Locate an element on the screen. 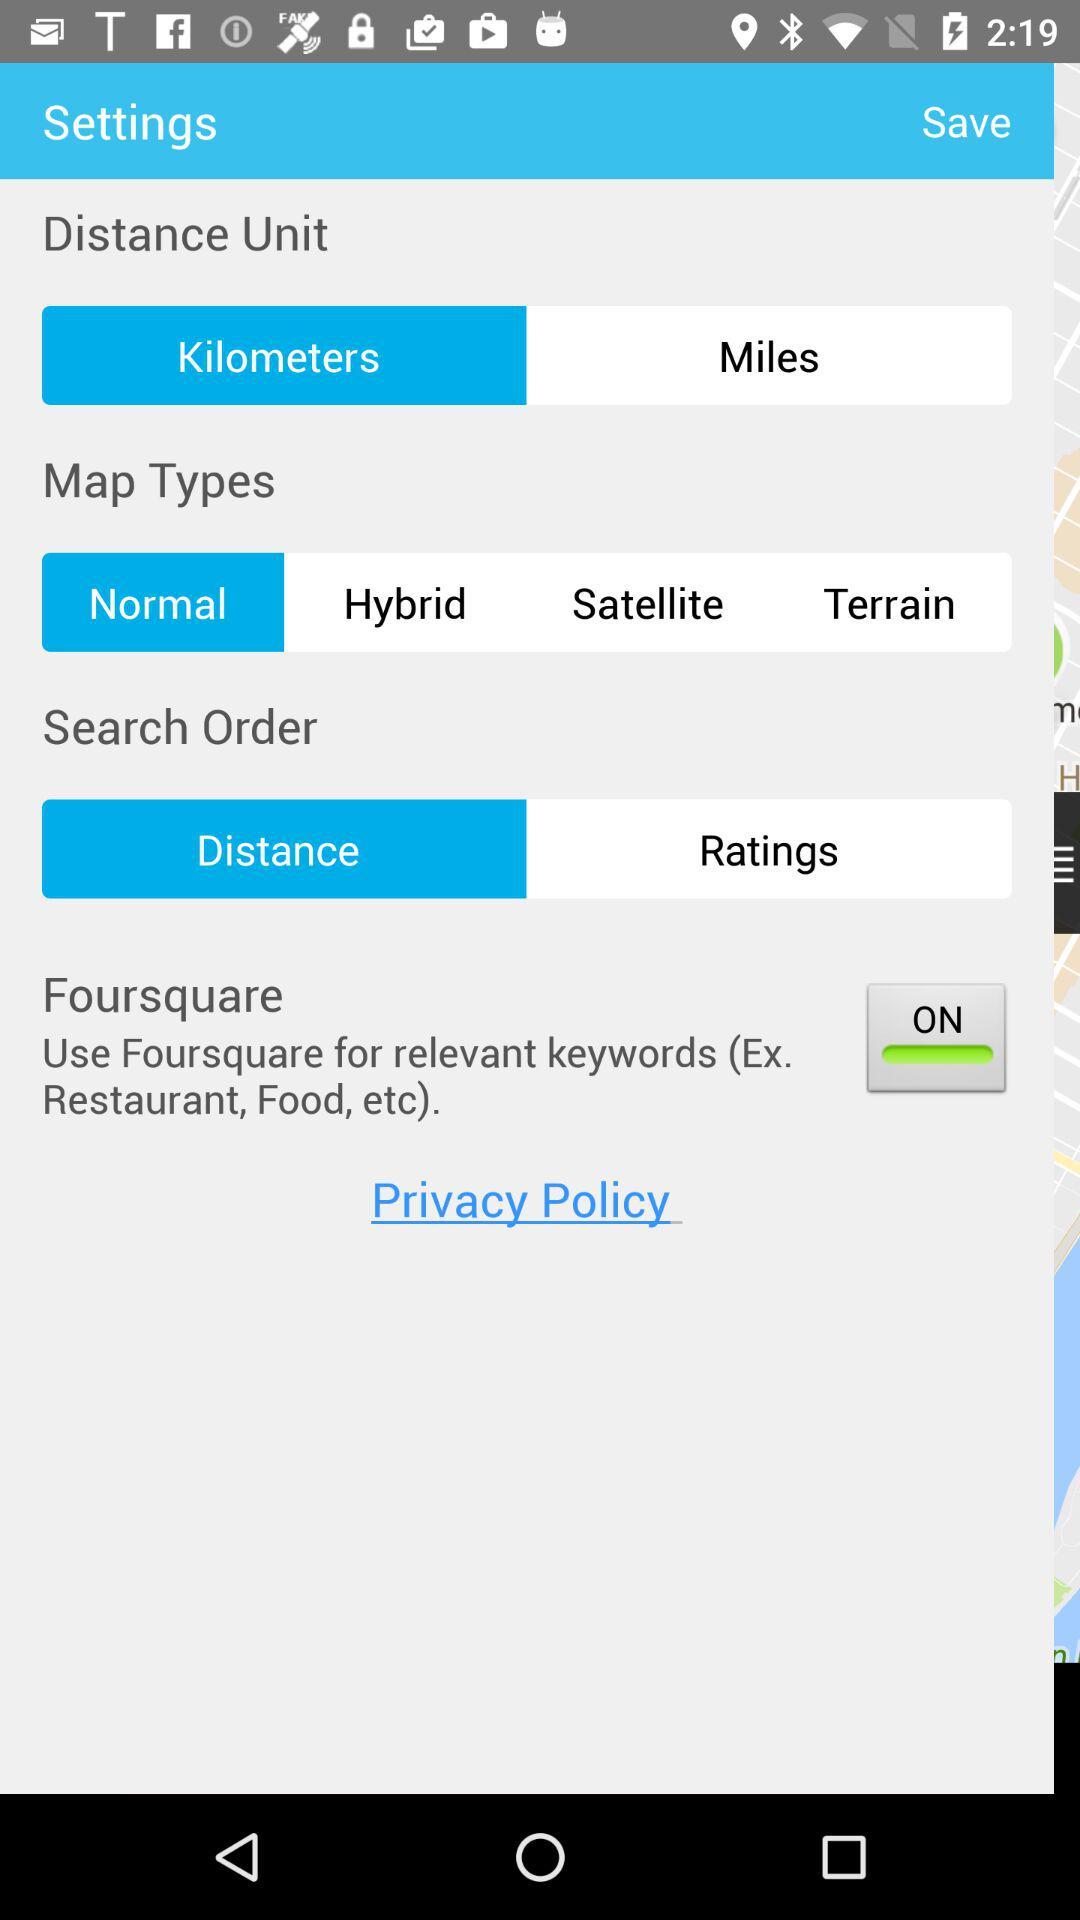 The image size is (1080, 1920). the icon above the search order item is located at coordinates (162, 601).